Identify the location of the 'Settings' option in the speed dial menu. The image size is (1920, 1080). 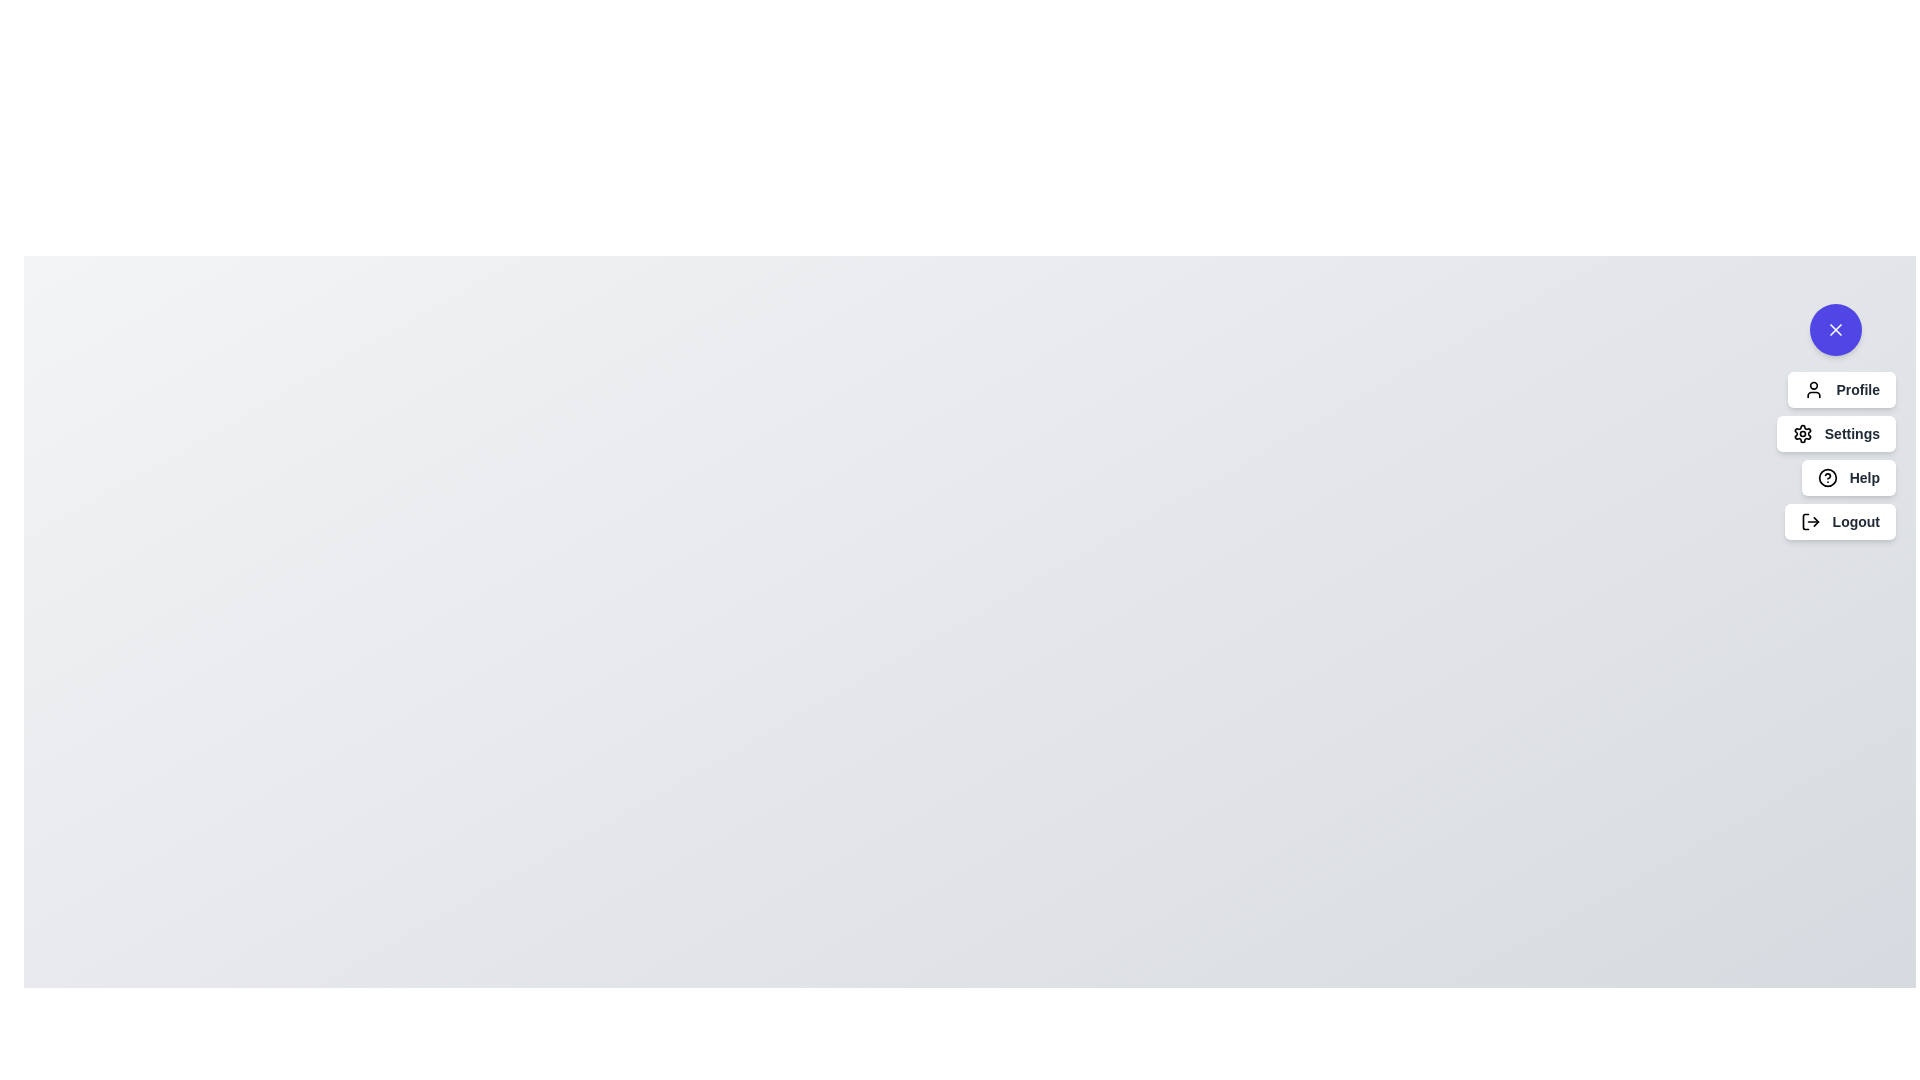
(1836, 433).